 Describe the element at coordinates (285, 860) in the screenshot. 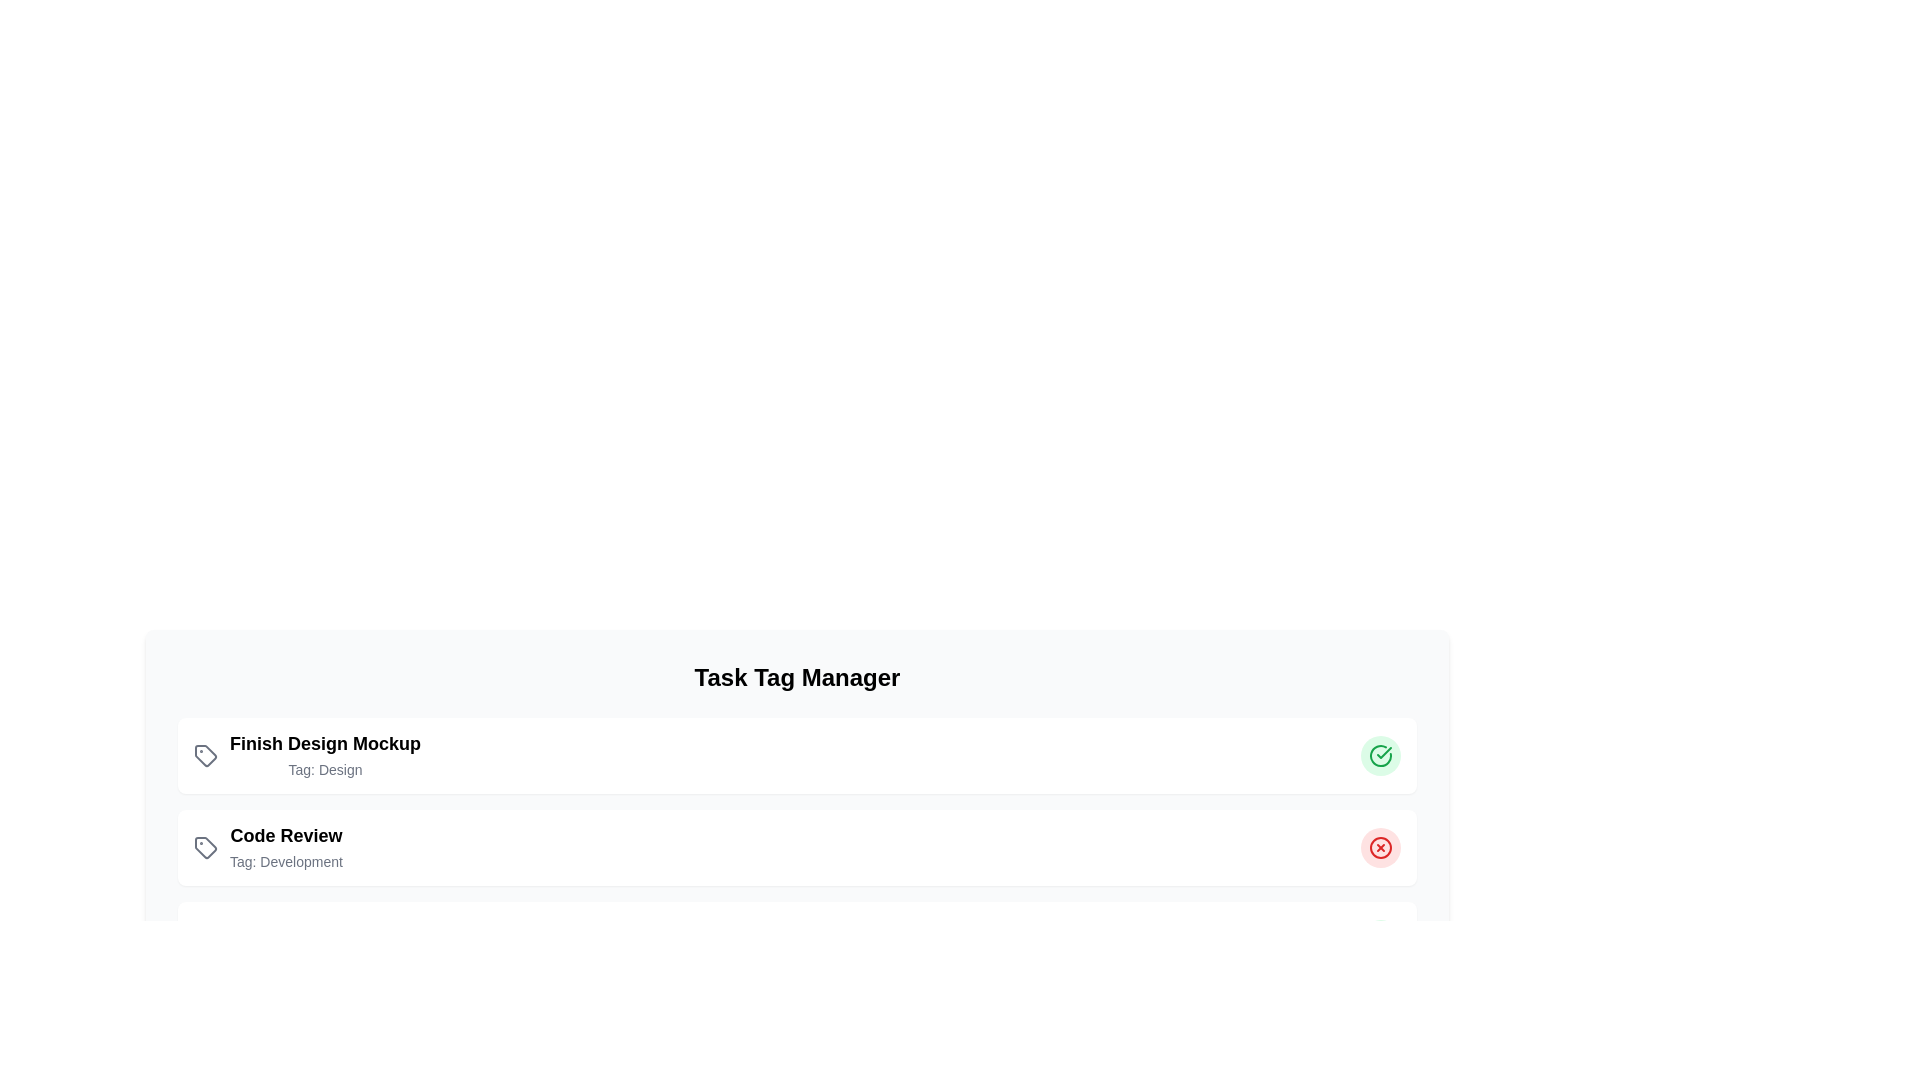

I see `the text label that reads 'Tag: Development', which is styled in a smaller font size and gray color, positioned directly below the 'Code Review' title within the card layout` at that location.